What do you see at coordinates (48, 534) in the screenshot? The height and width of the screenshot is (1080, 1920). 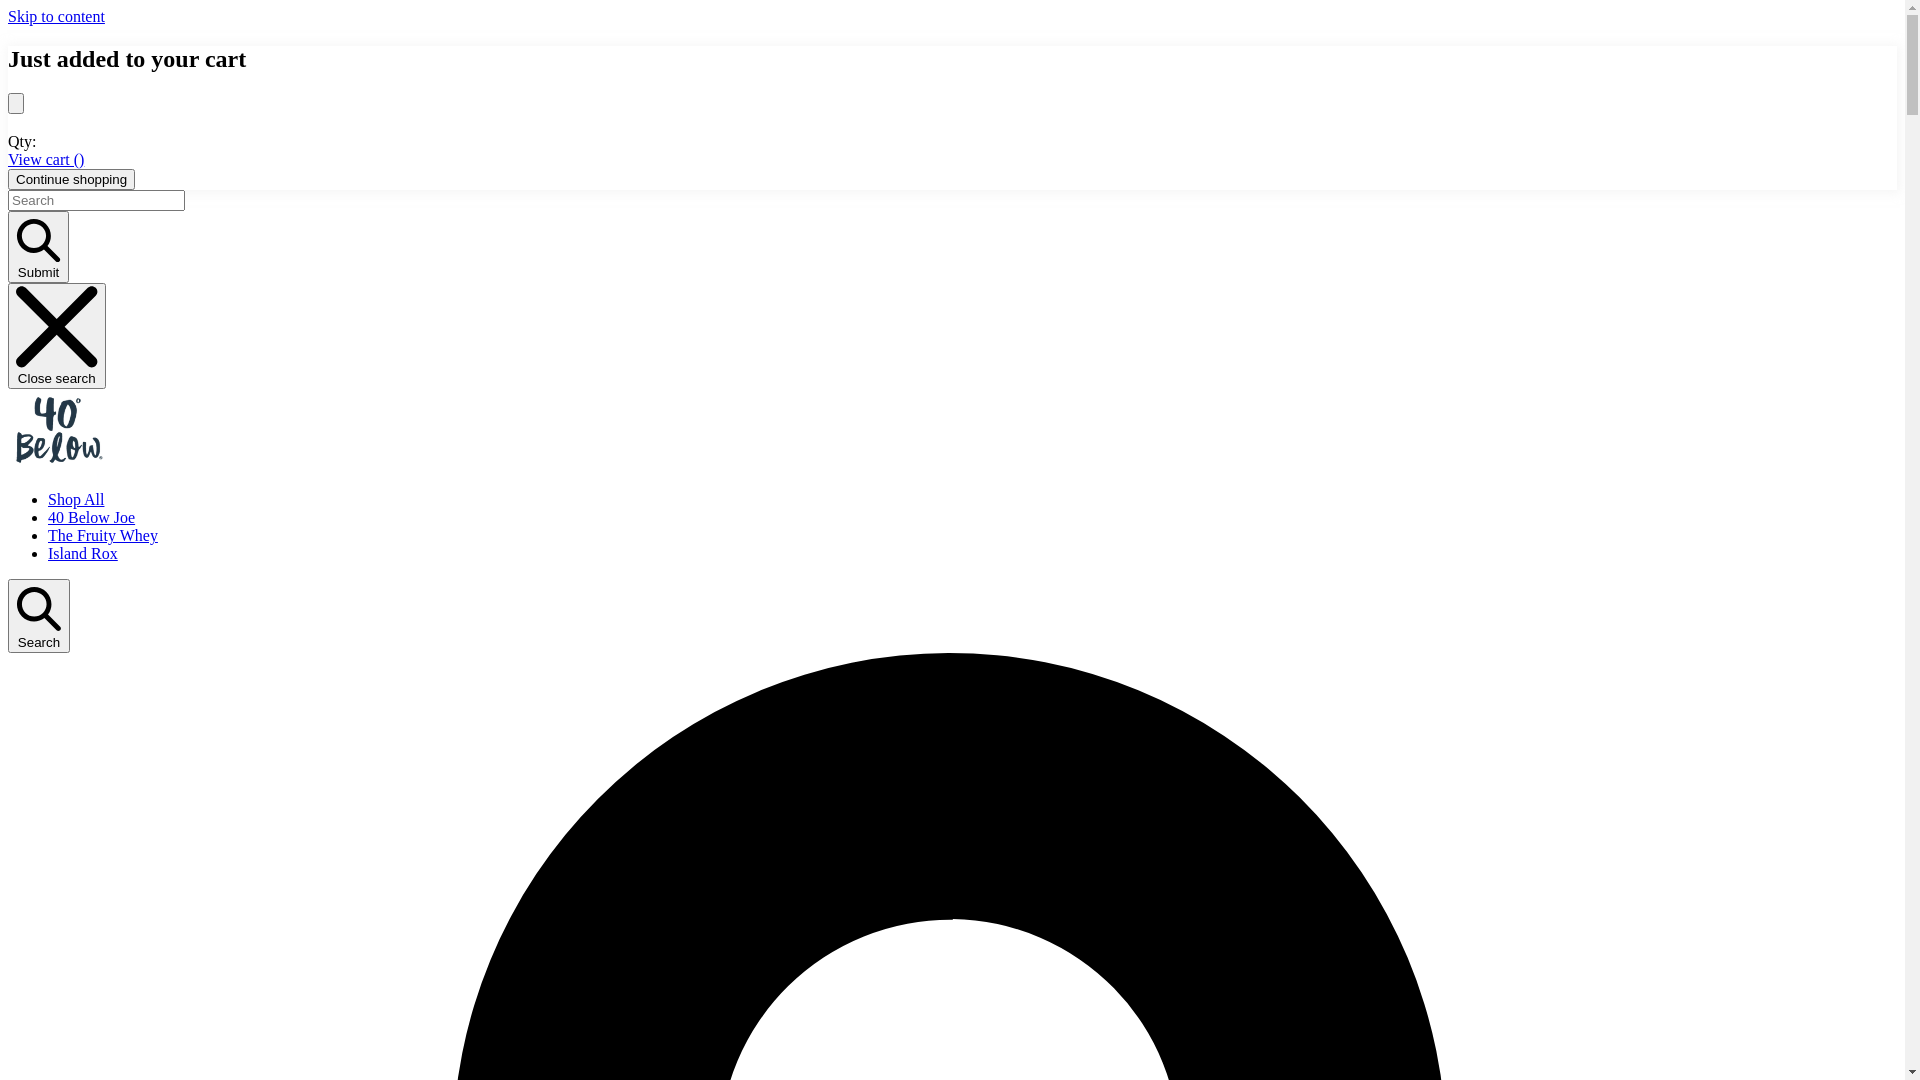 I see `'The Fruity Whey'` at bounding box center [48, 534].